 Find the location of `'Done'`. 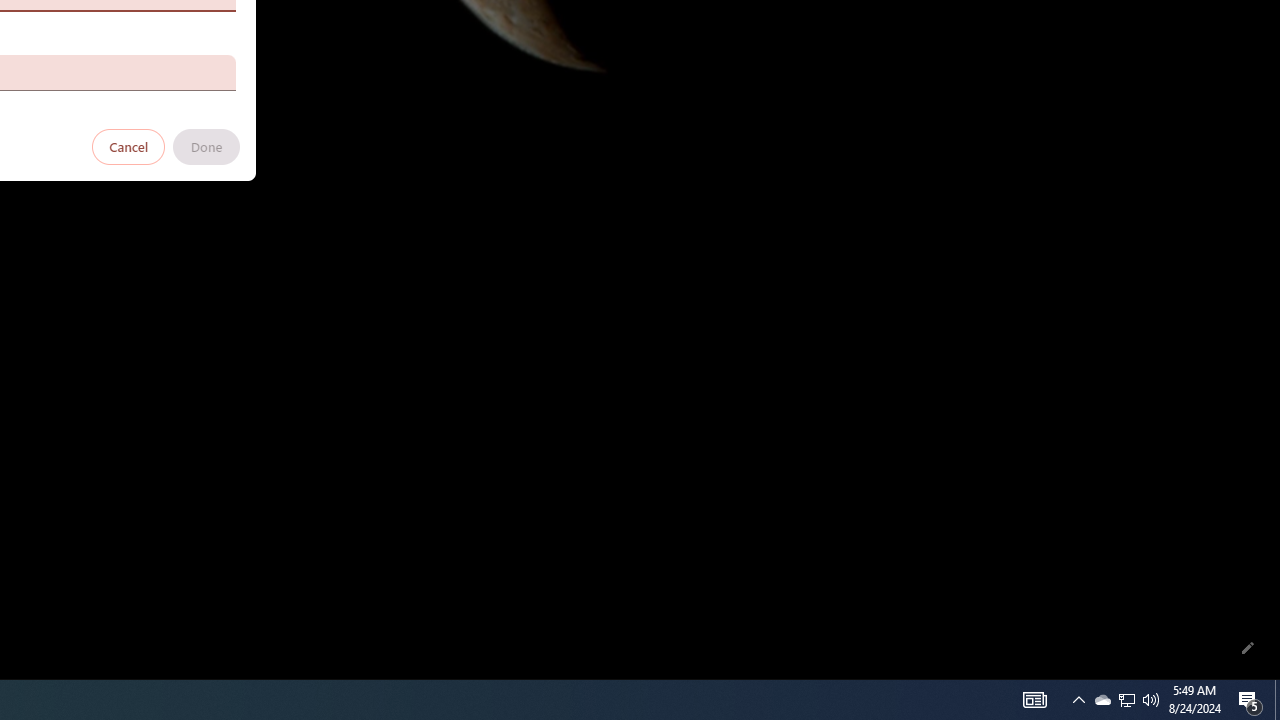

'Done' is located at coordinates (206, 145).